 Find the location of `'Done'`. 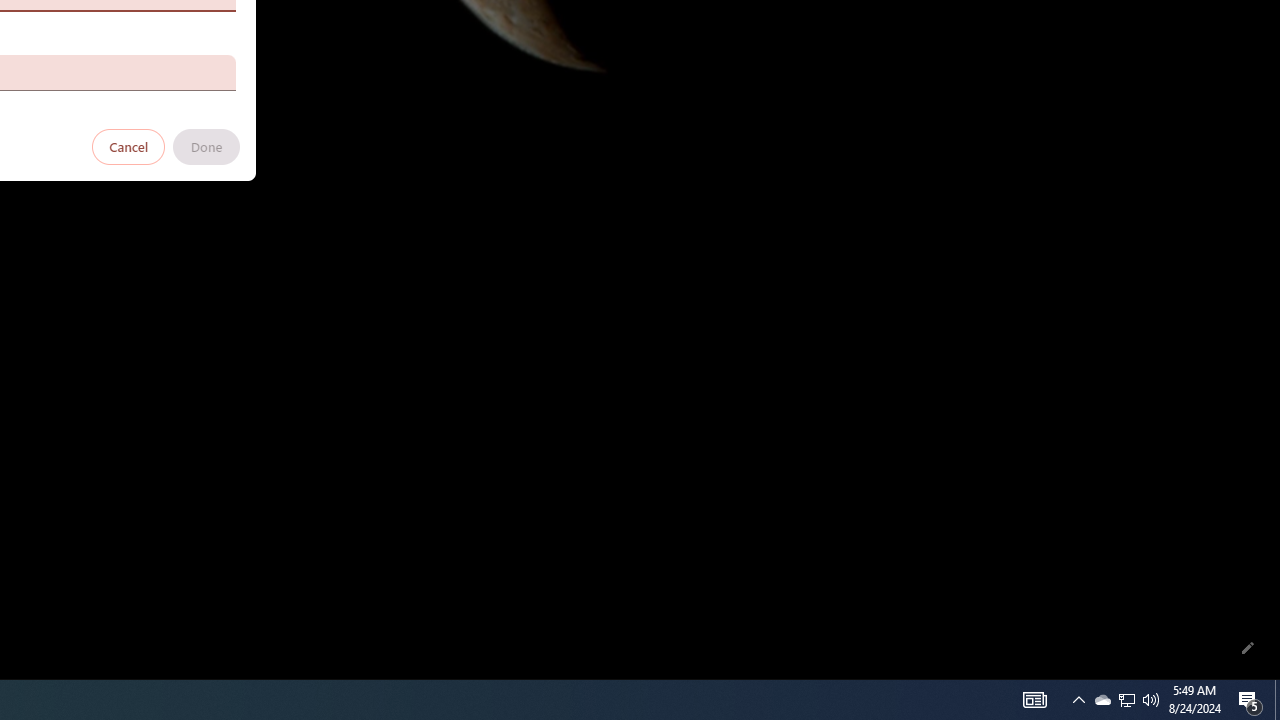

'Done' is located at coordinates (206, 145).